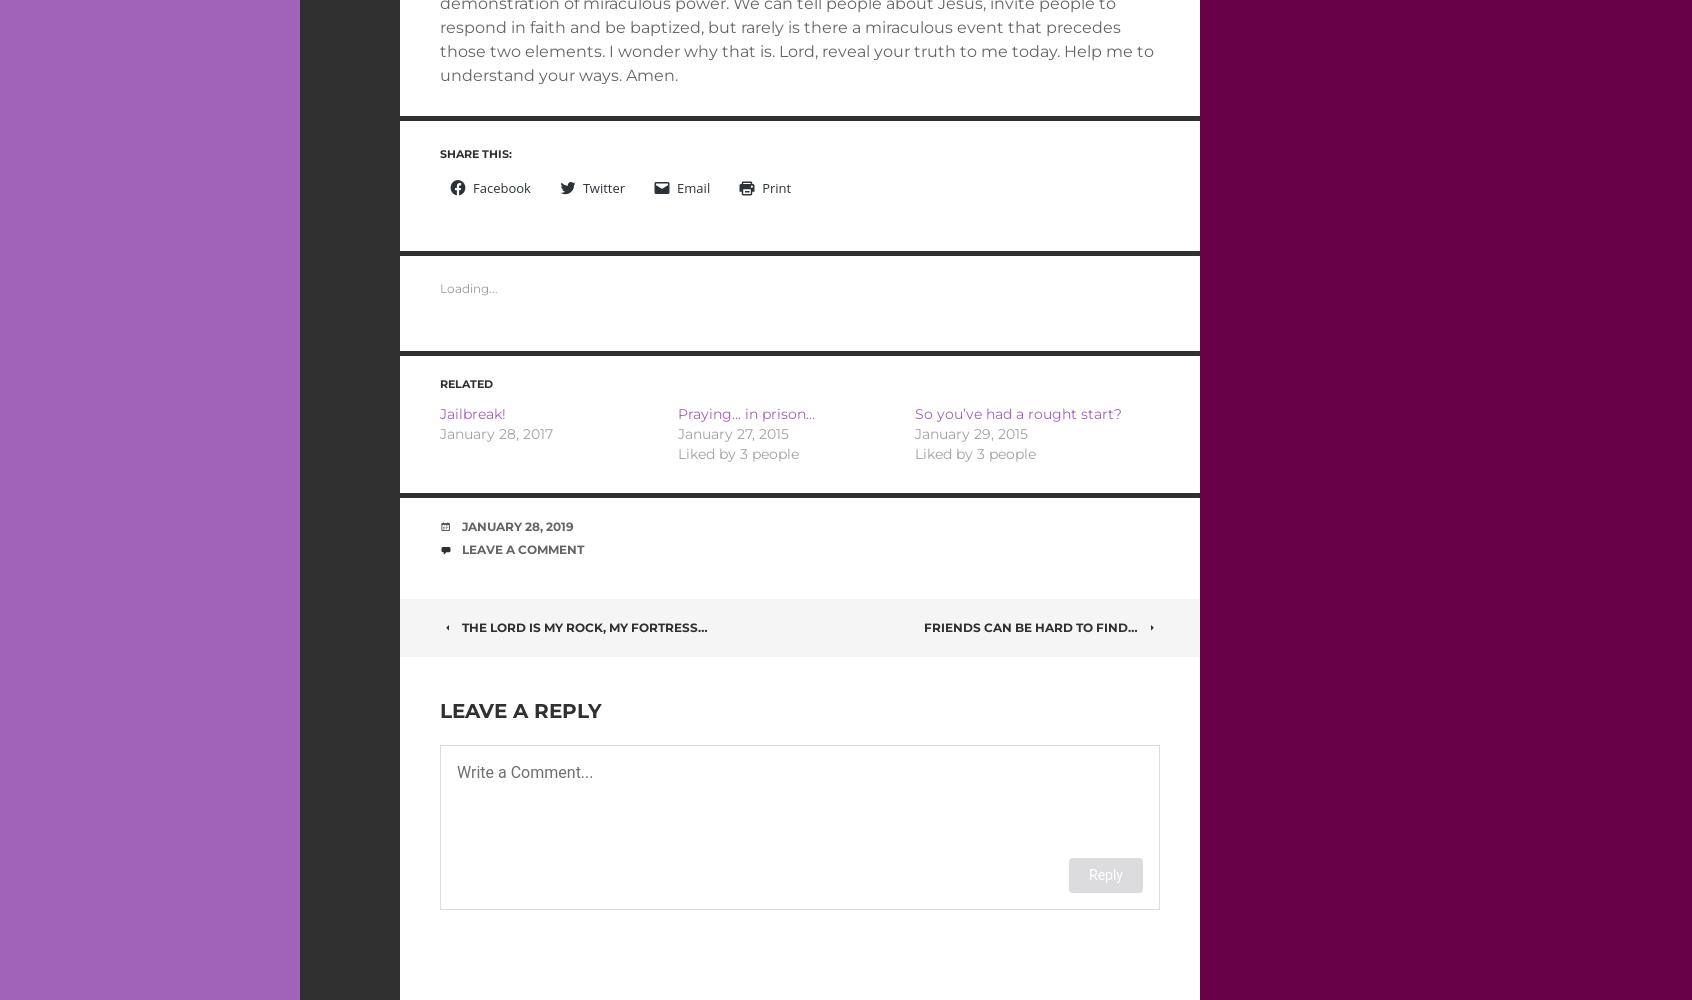  What do you see at coordinates (517, 525) in the screenshot?
I see `'January 28, 2019'` at bounding box center [517, 525].